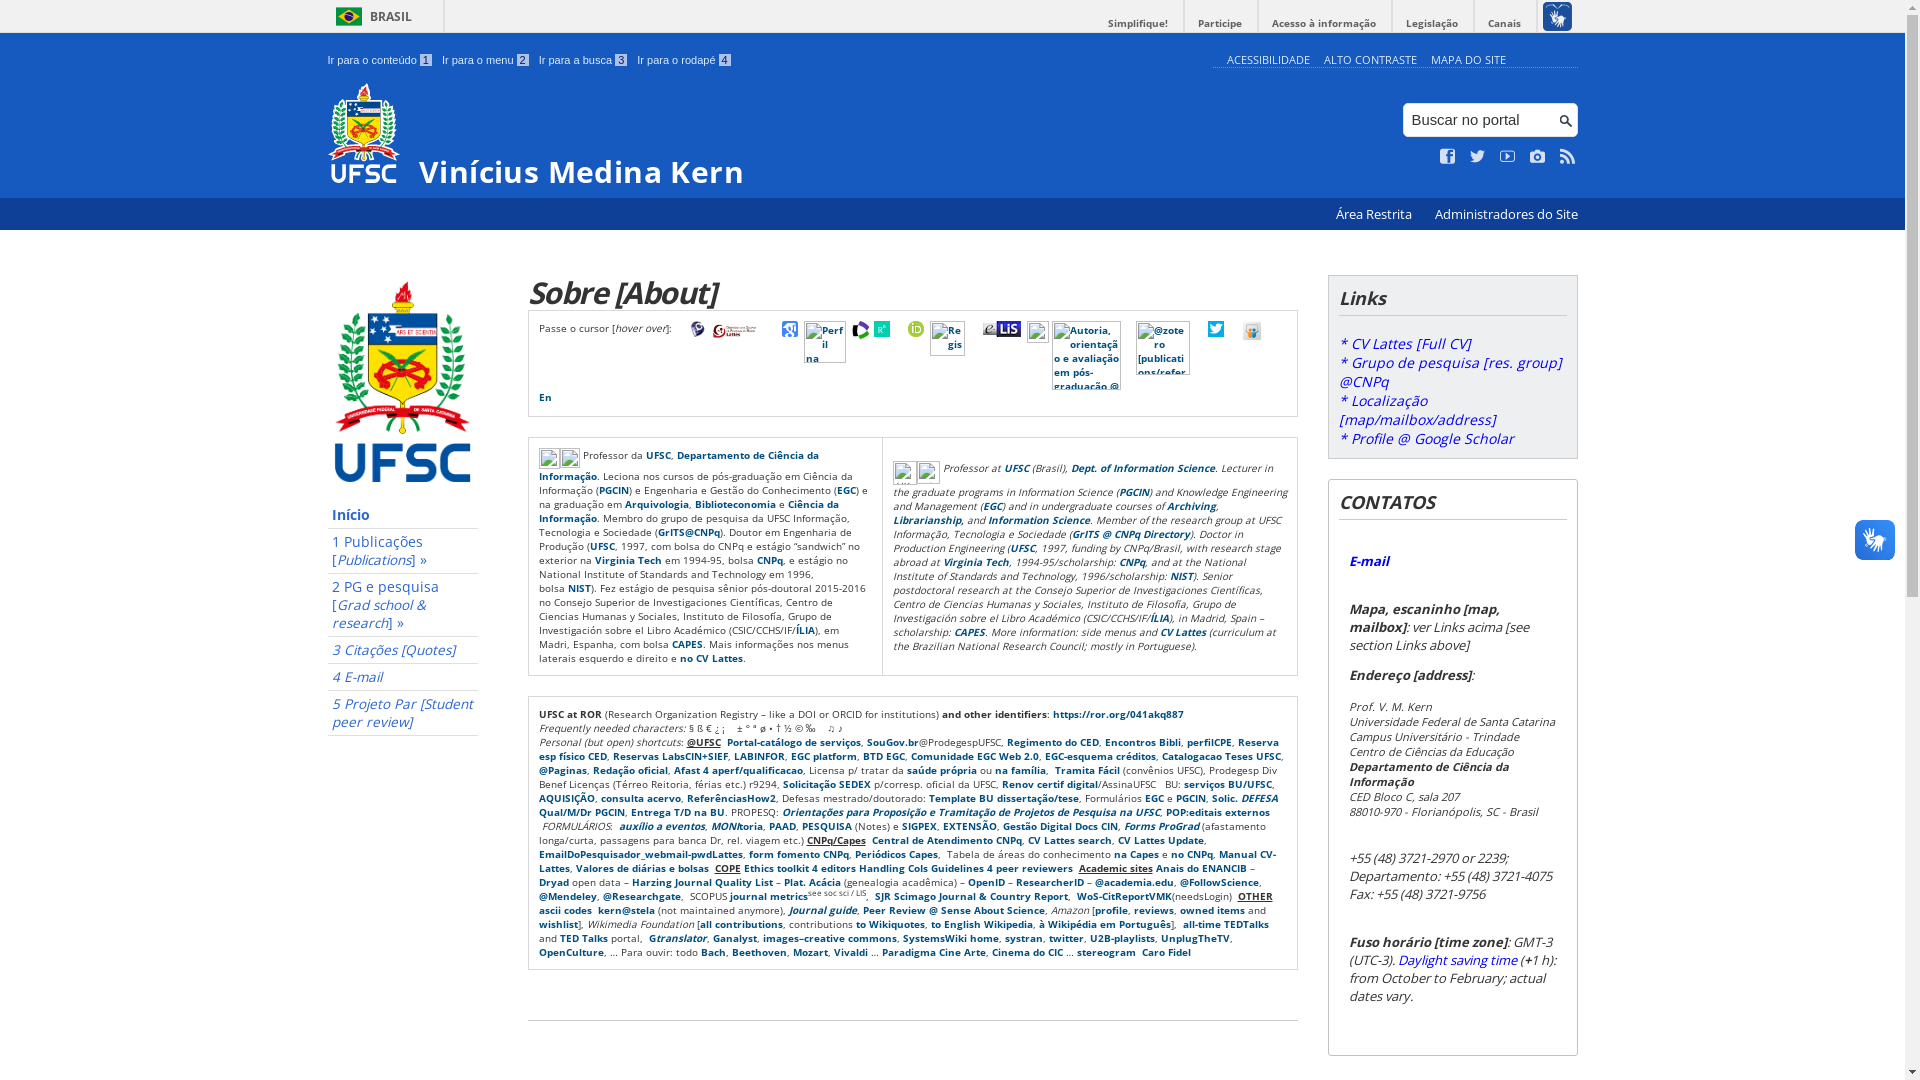 This screenshot has width=1920, height=1080. I want to click on 'NIST', so click(1181, 574).